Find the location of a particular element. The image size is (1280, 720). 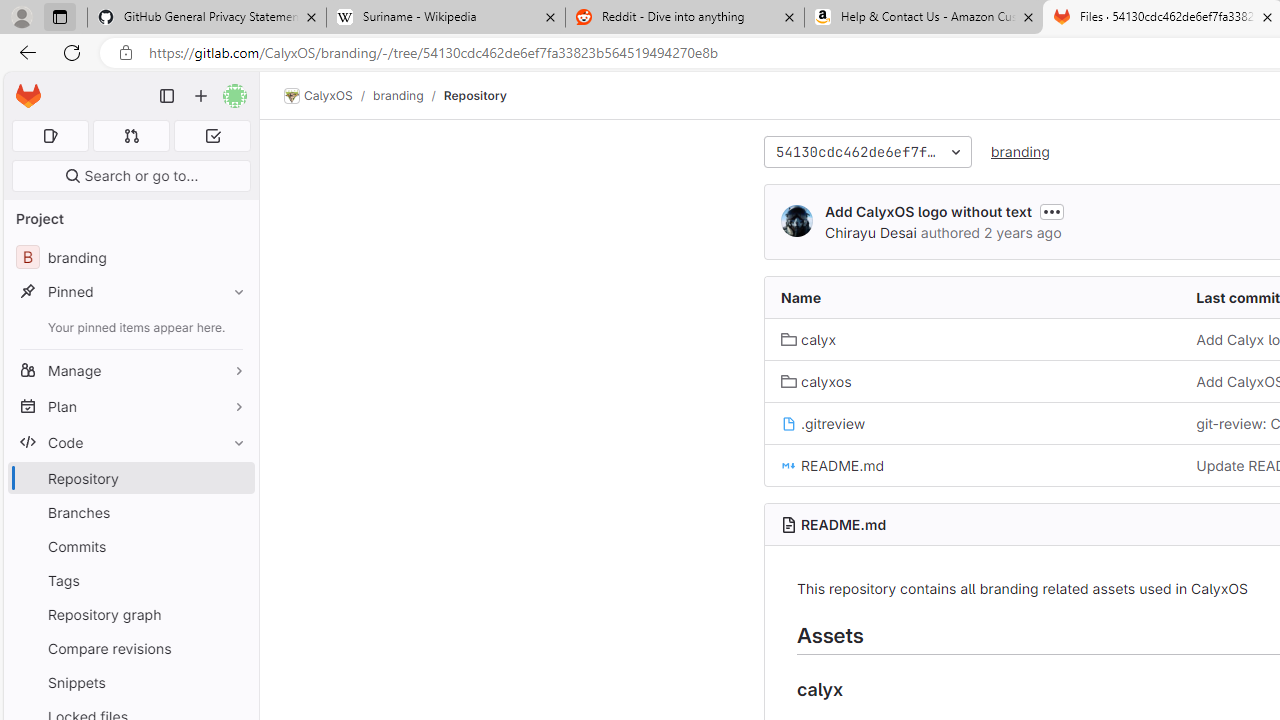

'Assigned issues 0' is located at coordinates (50, 135).